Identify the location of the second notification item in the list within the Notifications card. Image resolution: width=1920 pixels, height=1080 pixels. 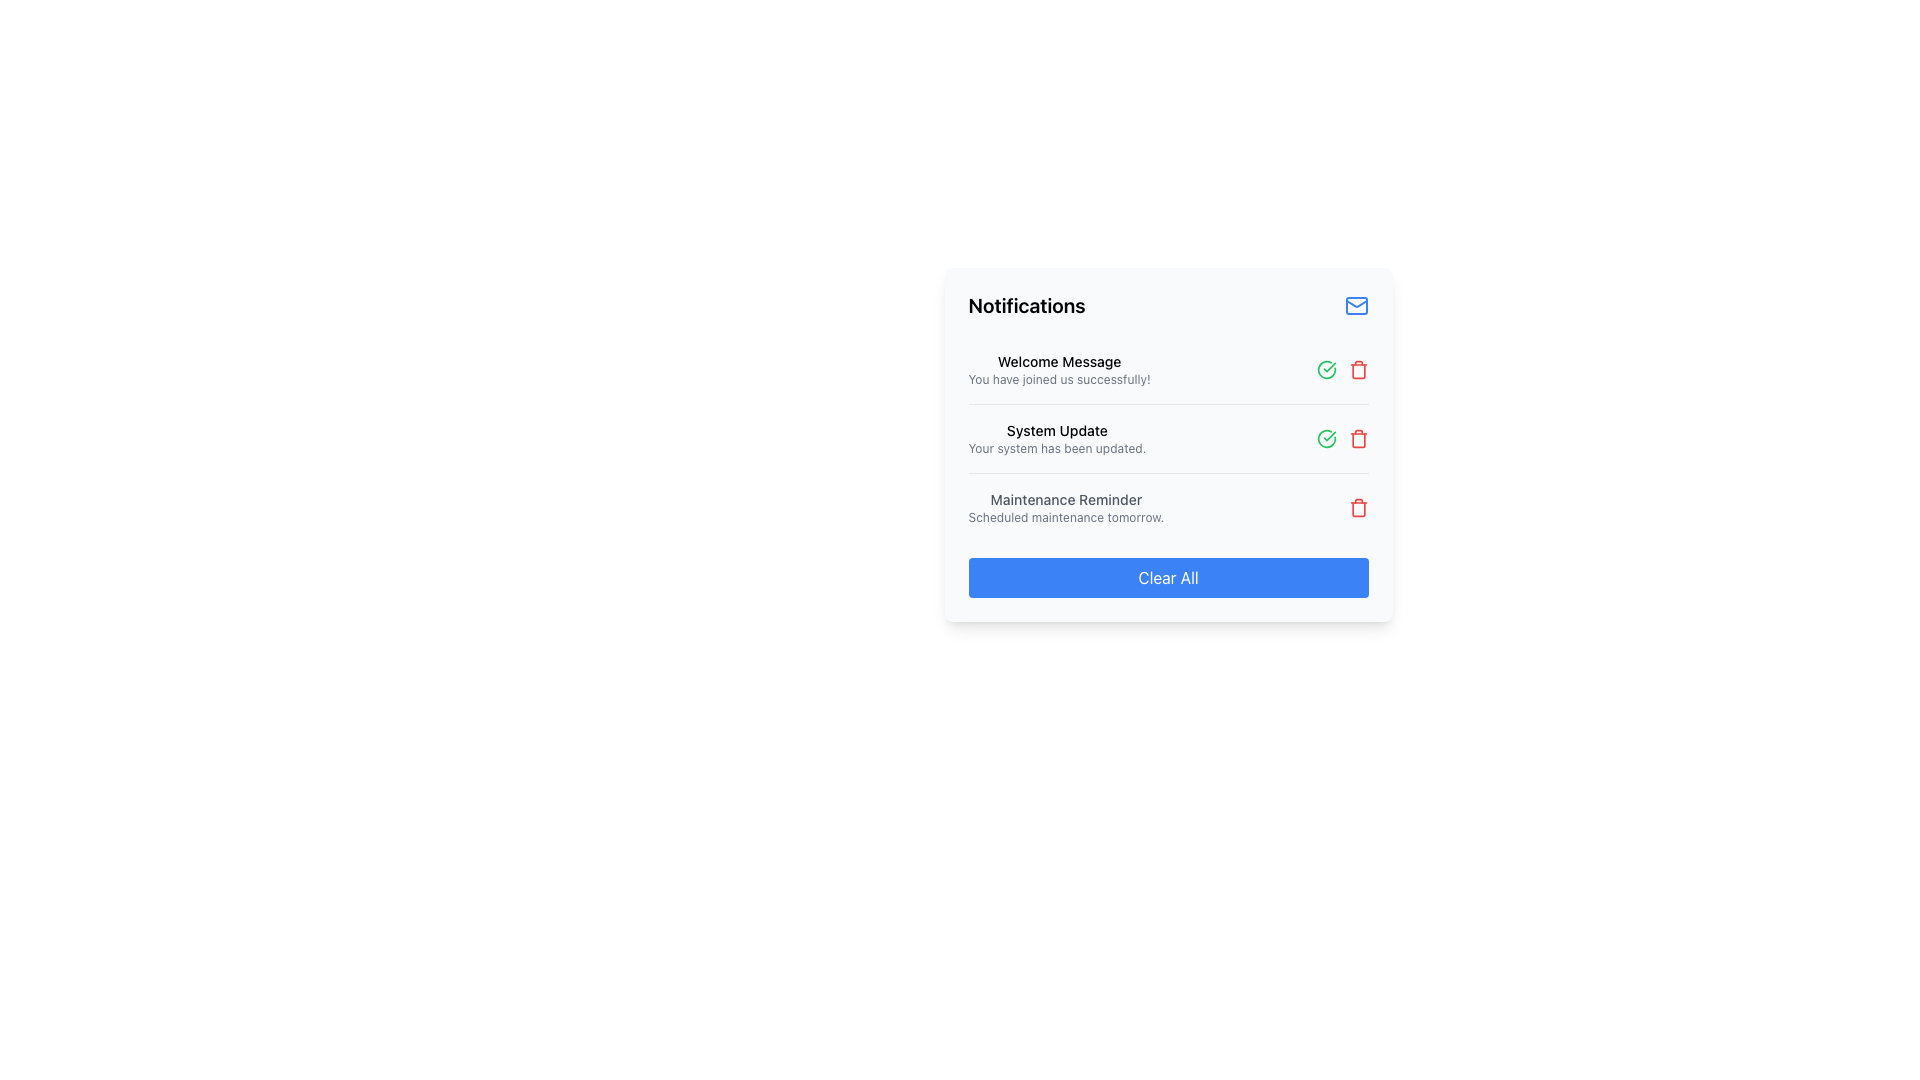
(1168, 438).